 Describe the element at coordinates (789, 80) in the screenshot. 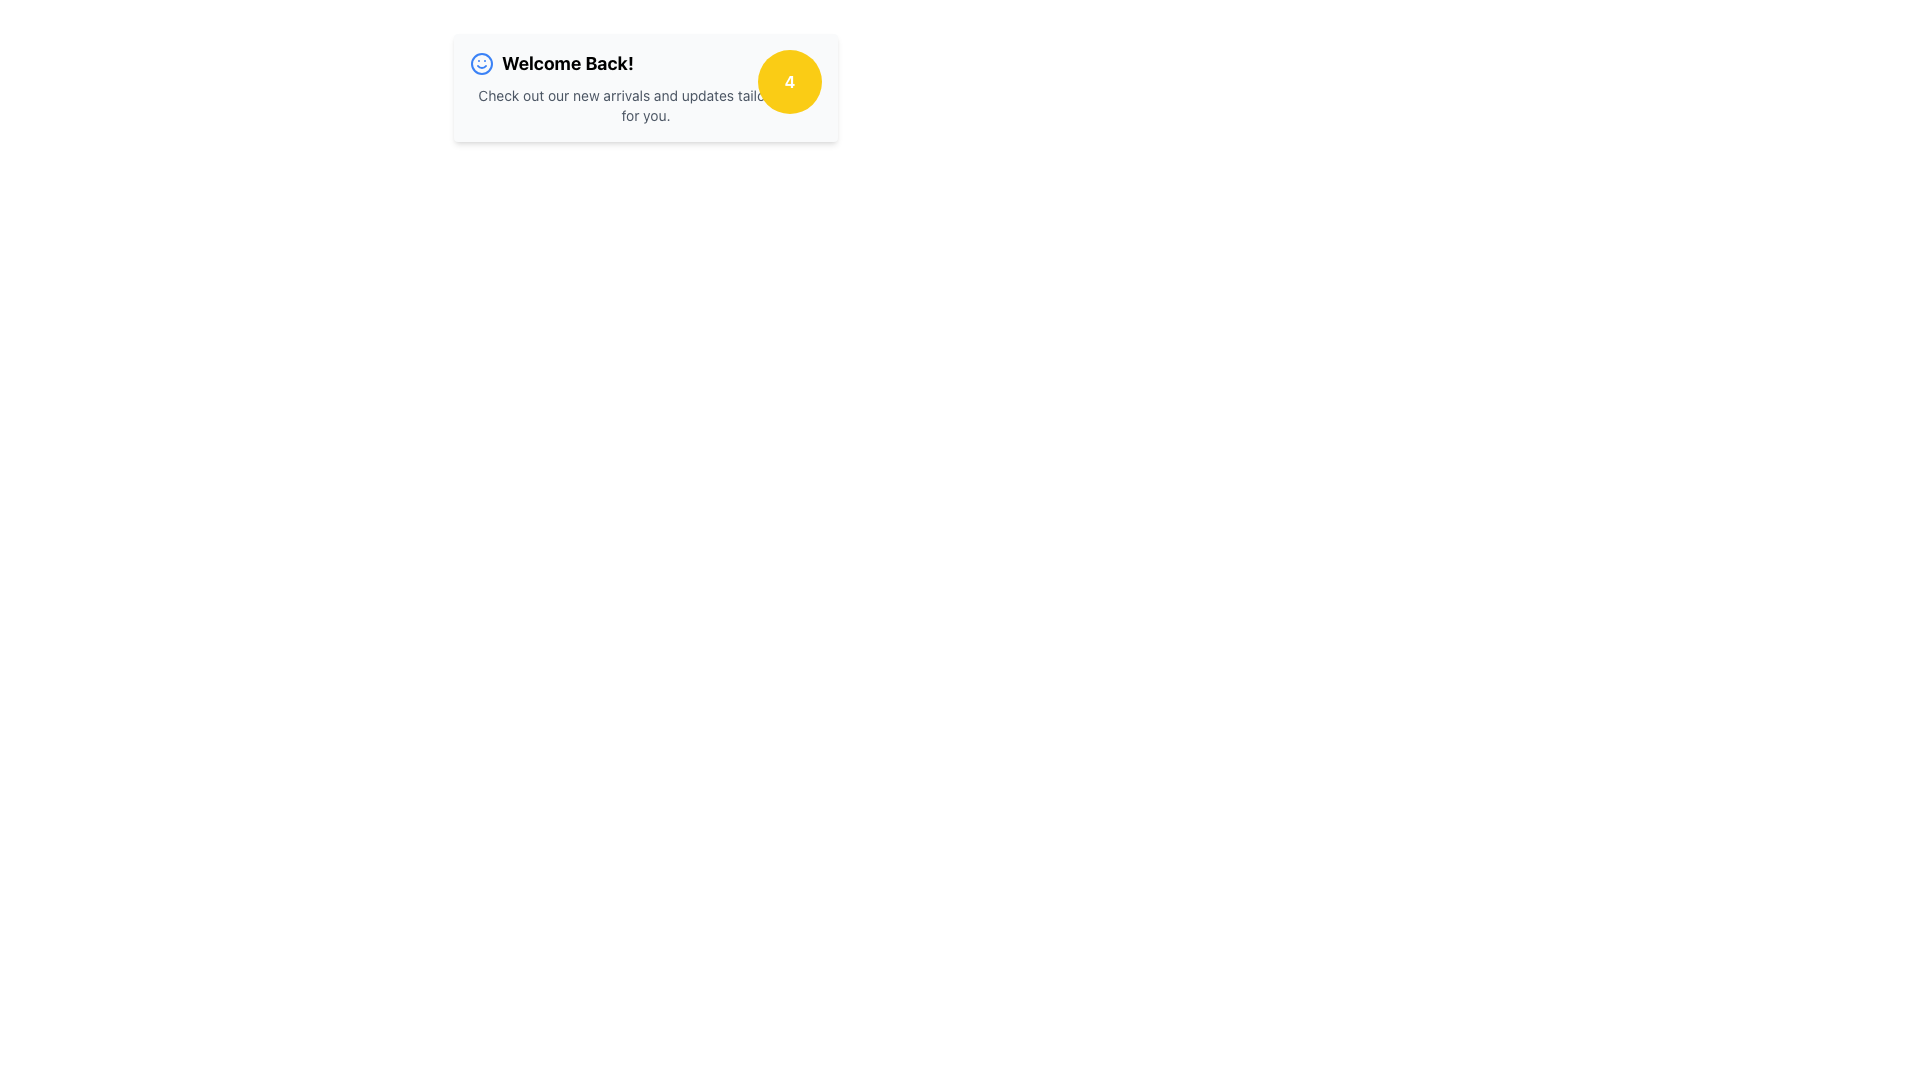

I see `the bold white numeral '4' displayed prominently within a circular yellow background, located at the top-right section of the layout adjacent to the 'Welcome Back!' message box` at that location.